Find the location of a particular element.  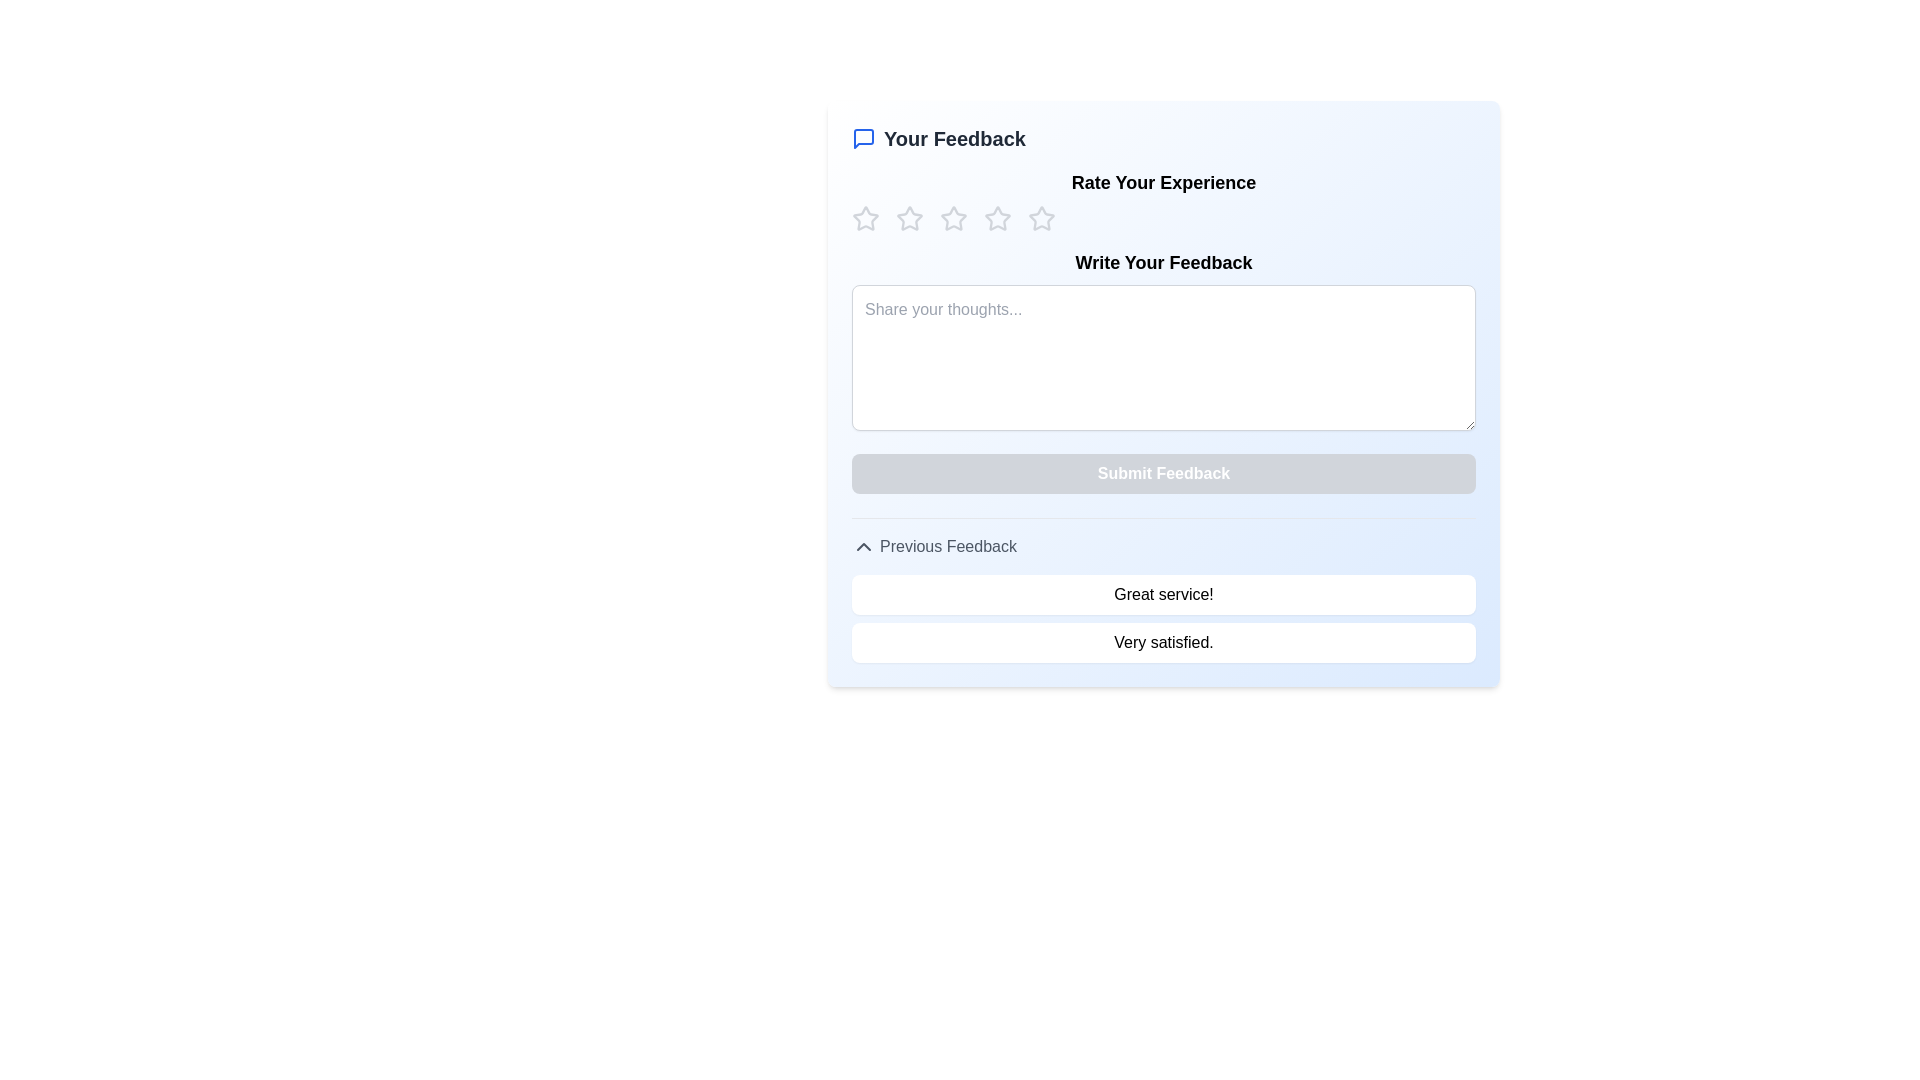

the fourth star icon in the rating section to set a four-star rating for the user's experience is located at coordinates (997, 218).